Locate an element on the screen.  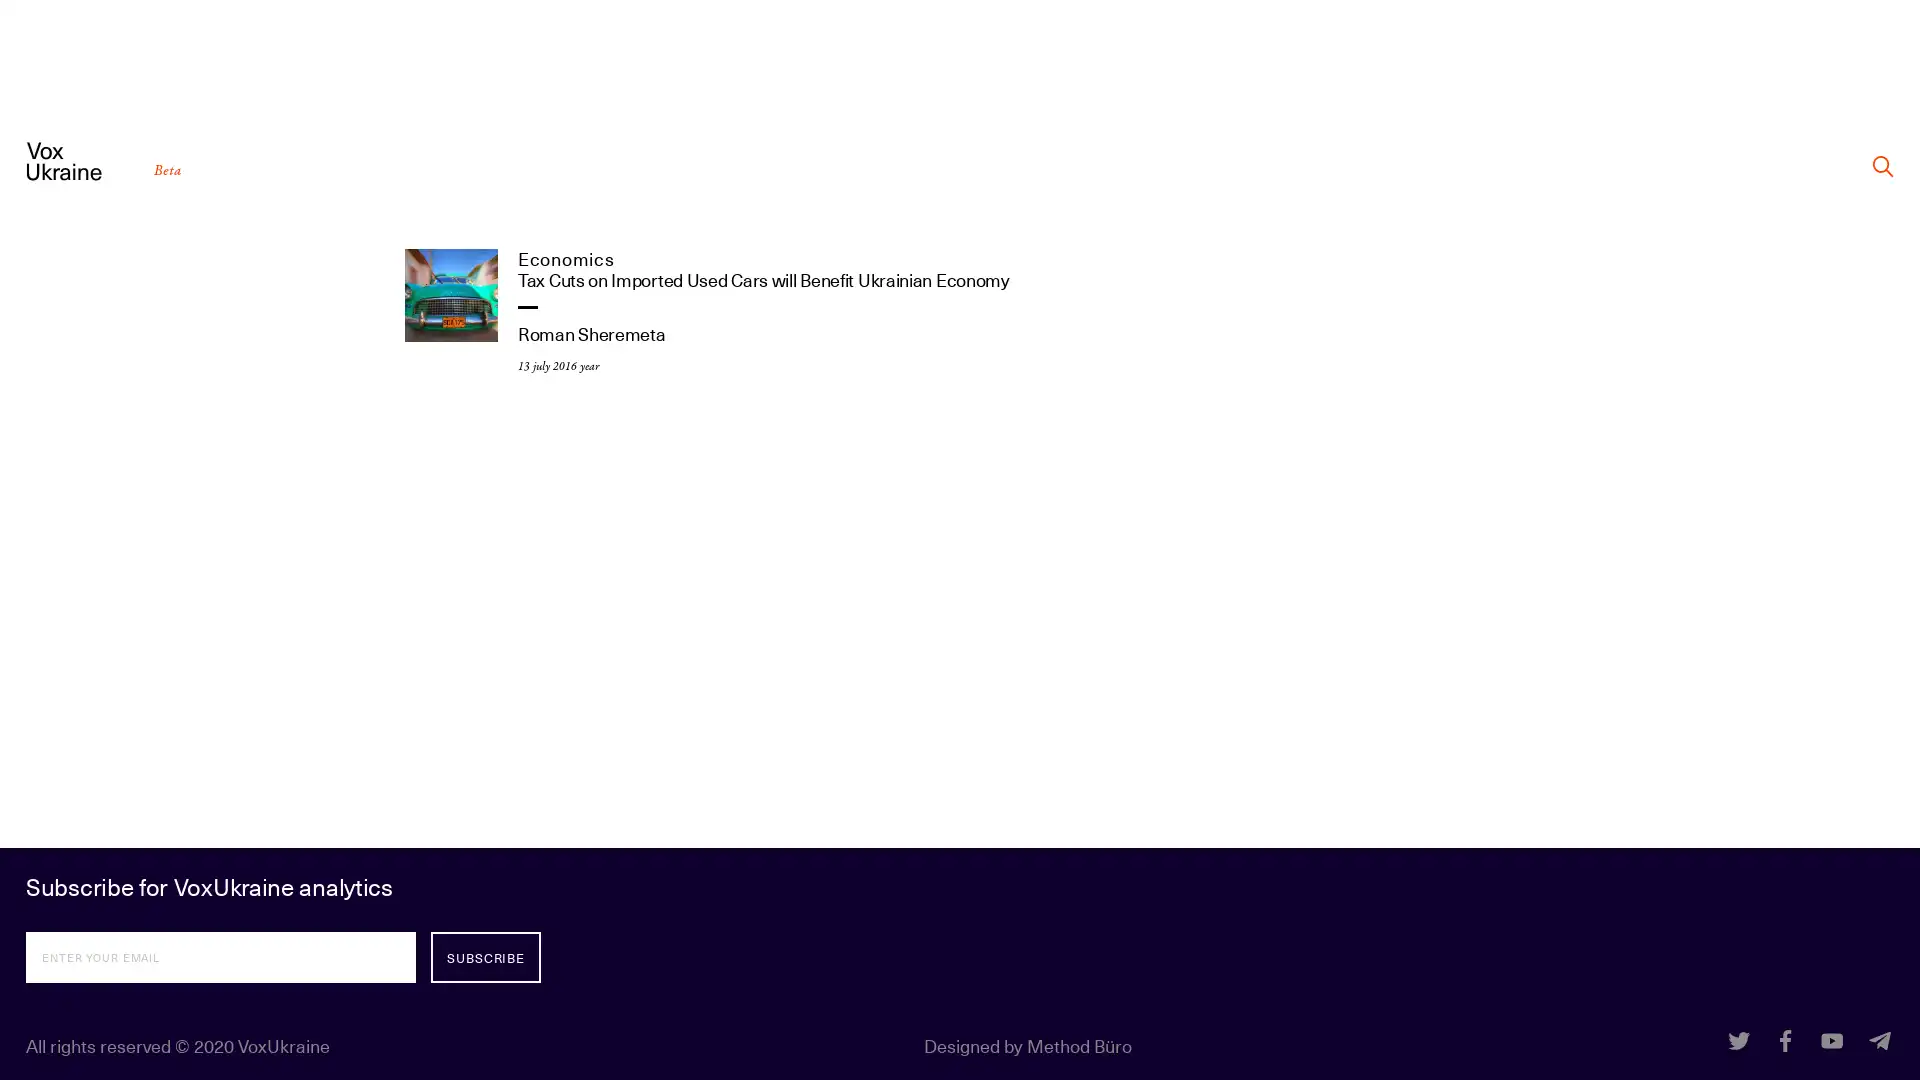
Subscribe is located at coordinates (485, 956).